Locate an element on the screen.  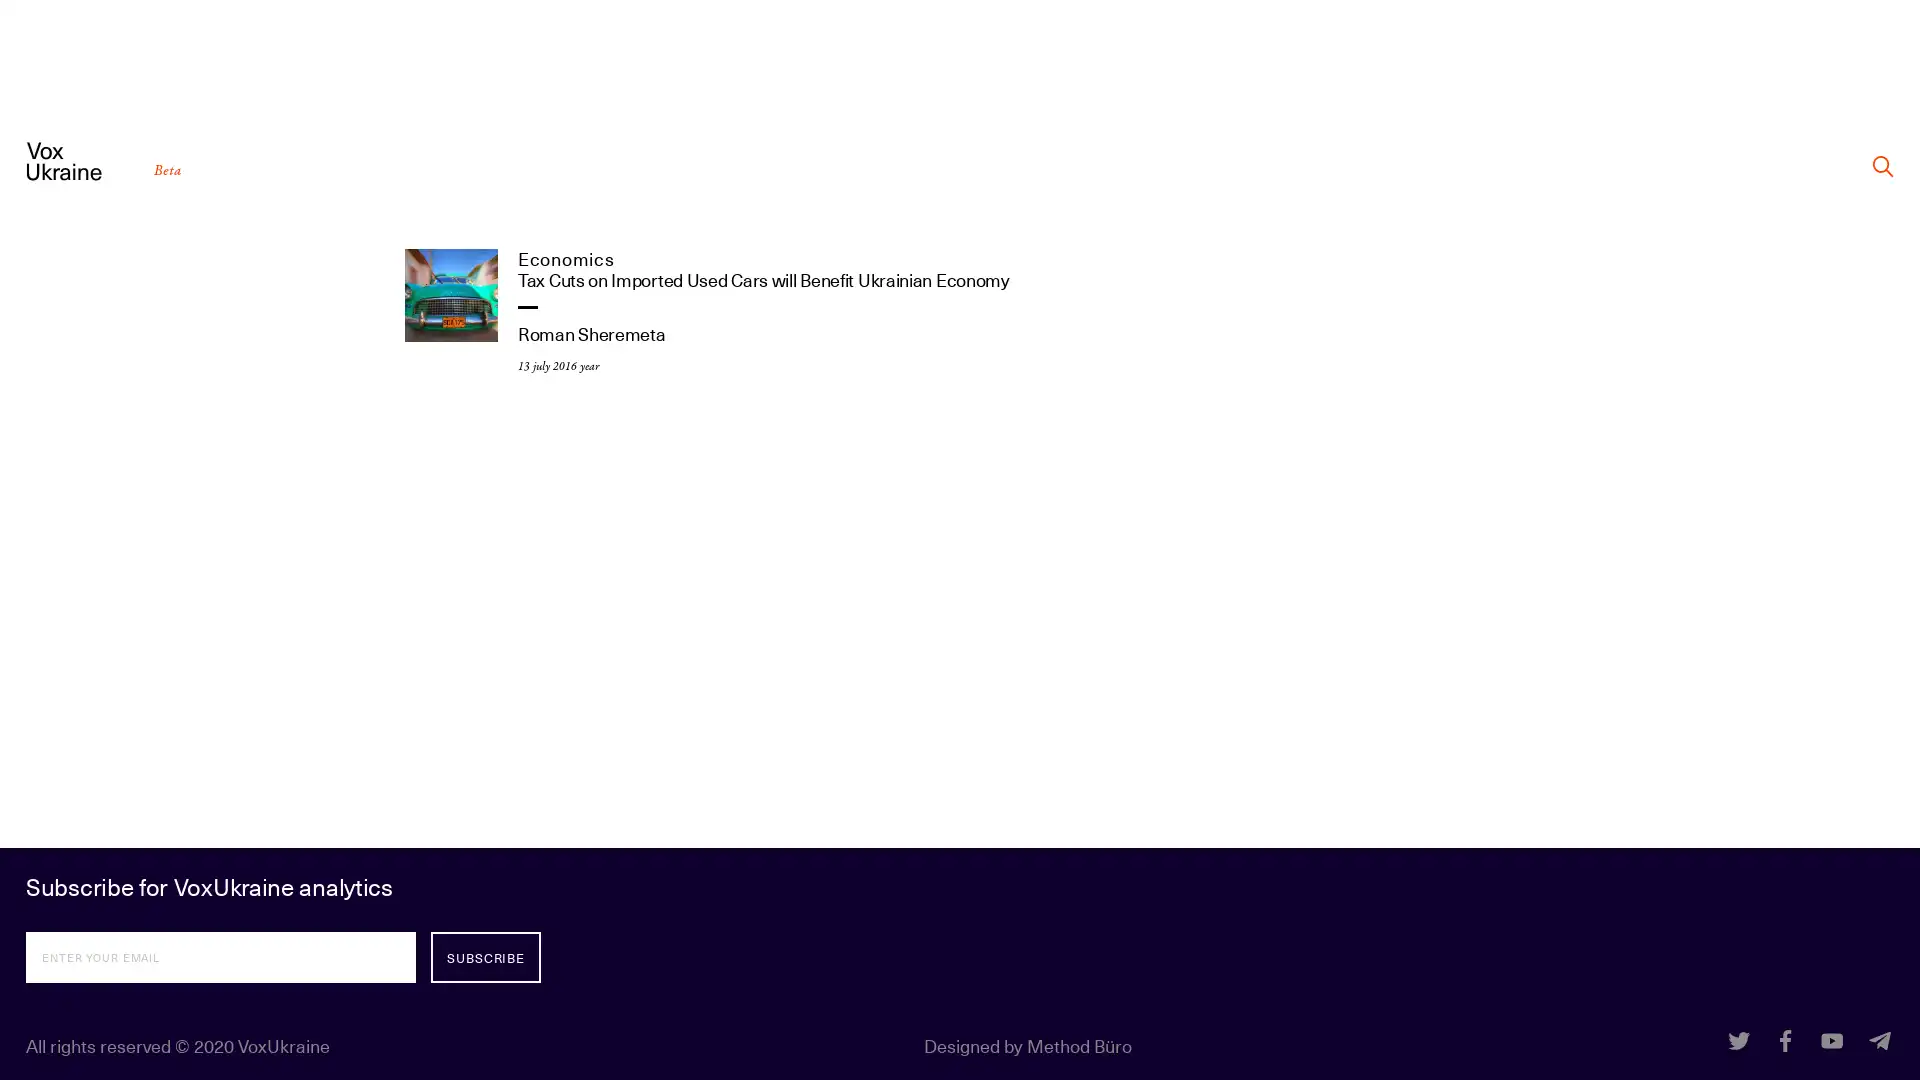
Subscribe is located at coordinates (485, 956).